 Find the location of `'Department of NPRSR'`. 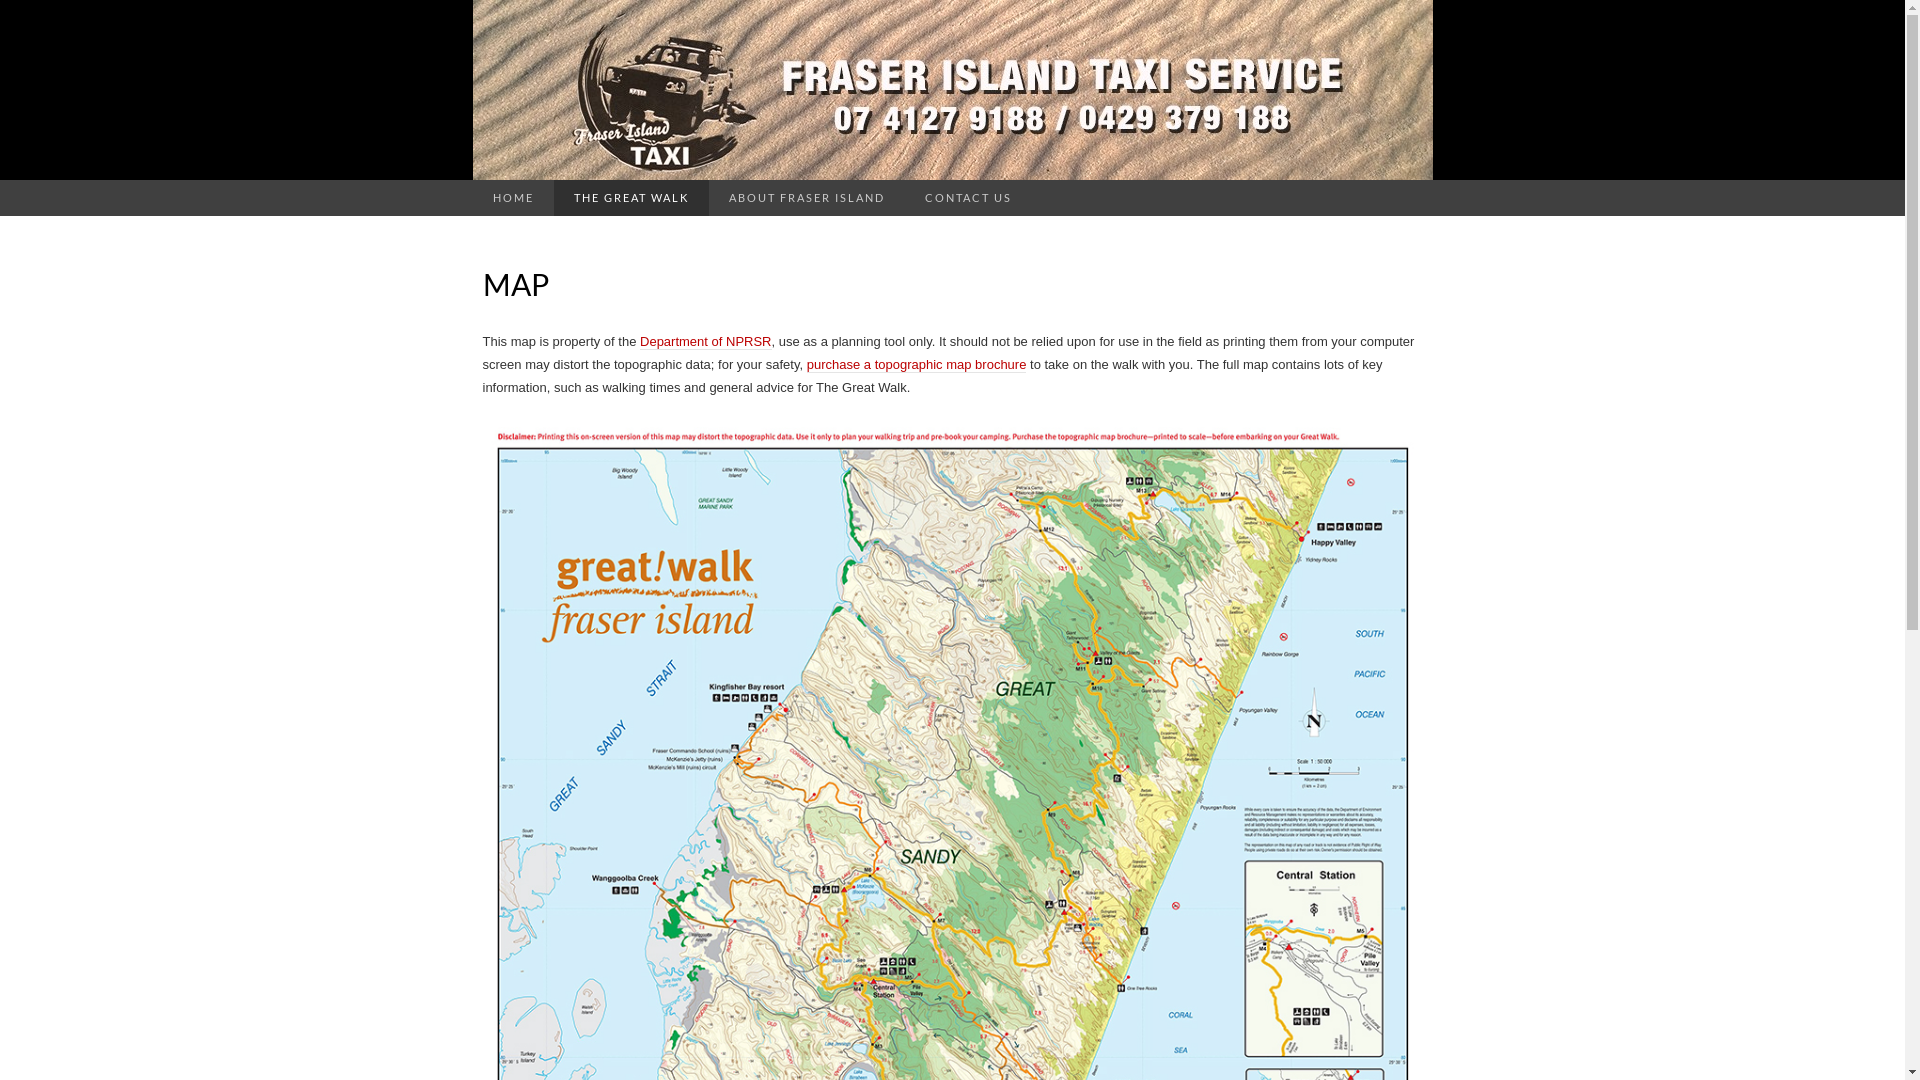

'Department of NPRSR' is located at coordinates (705, 341).